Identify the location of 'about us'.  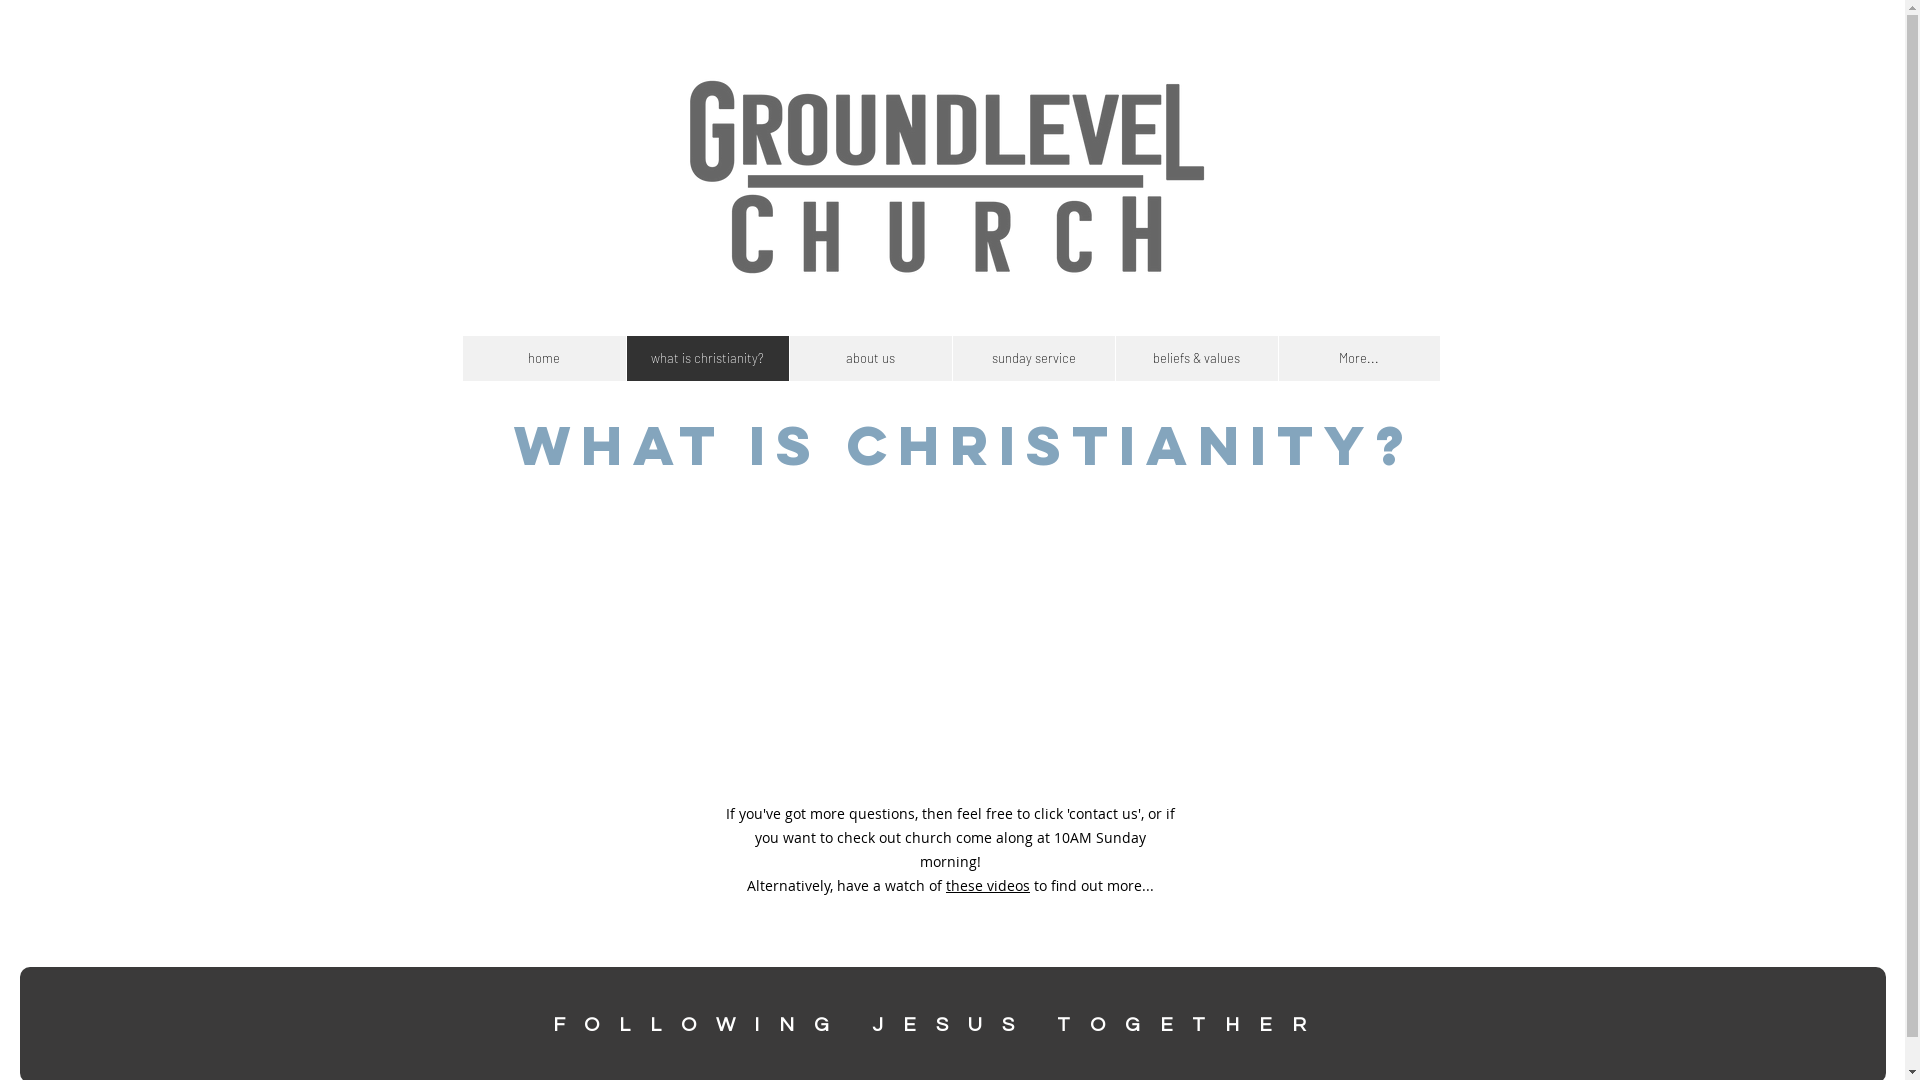
(786, 357).